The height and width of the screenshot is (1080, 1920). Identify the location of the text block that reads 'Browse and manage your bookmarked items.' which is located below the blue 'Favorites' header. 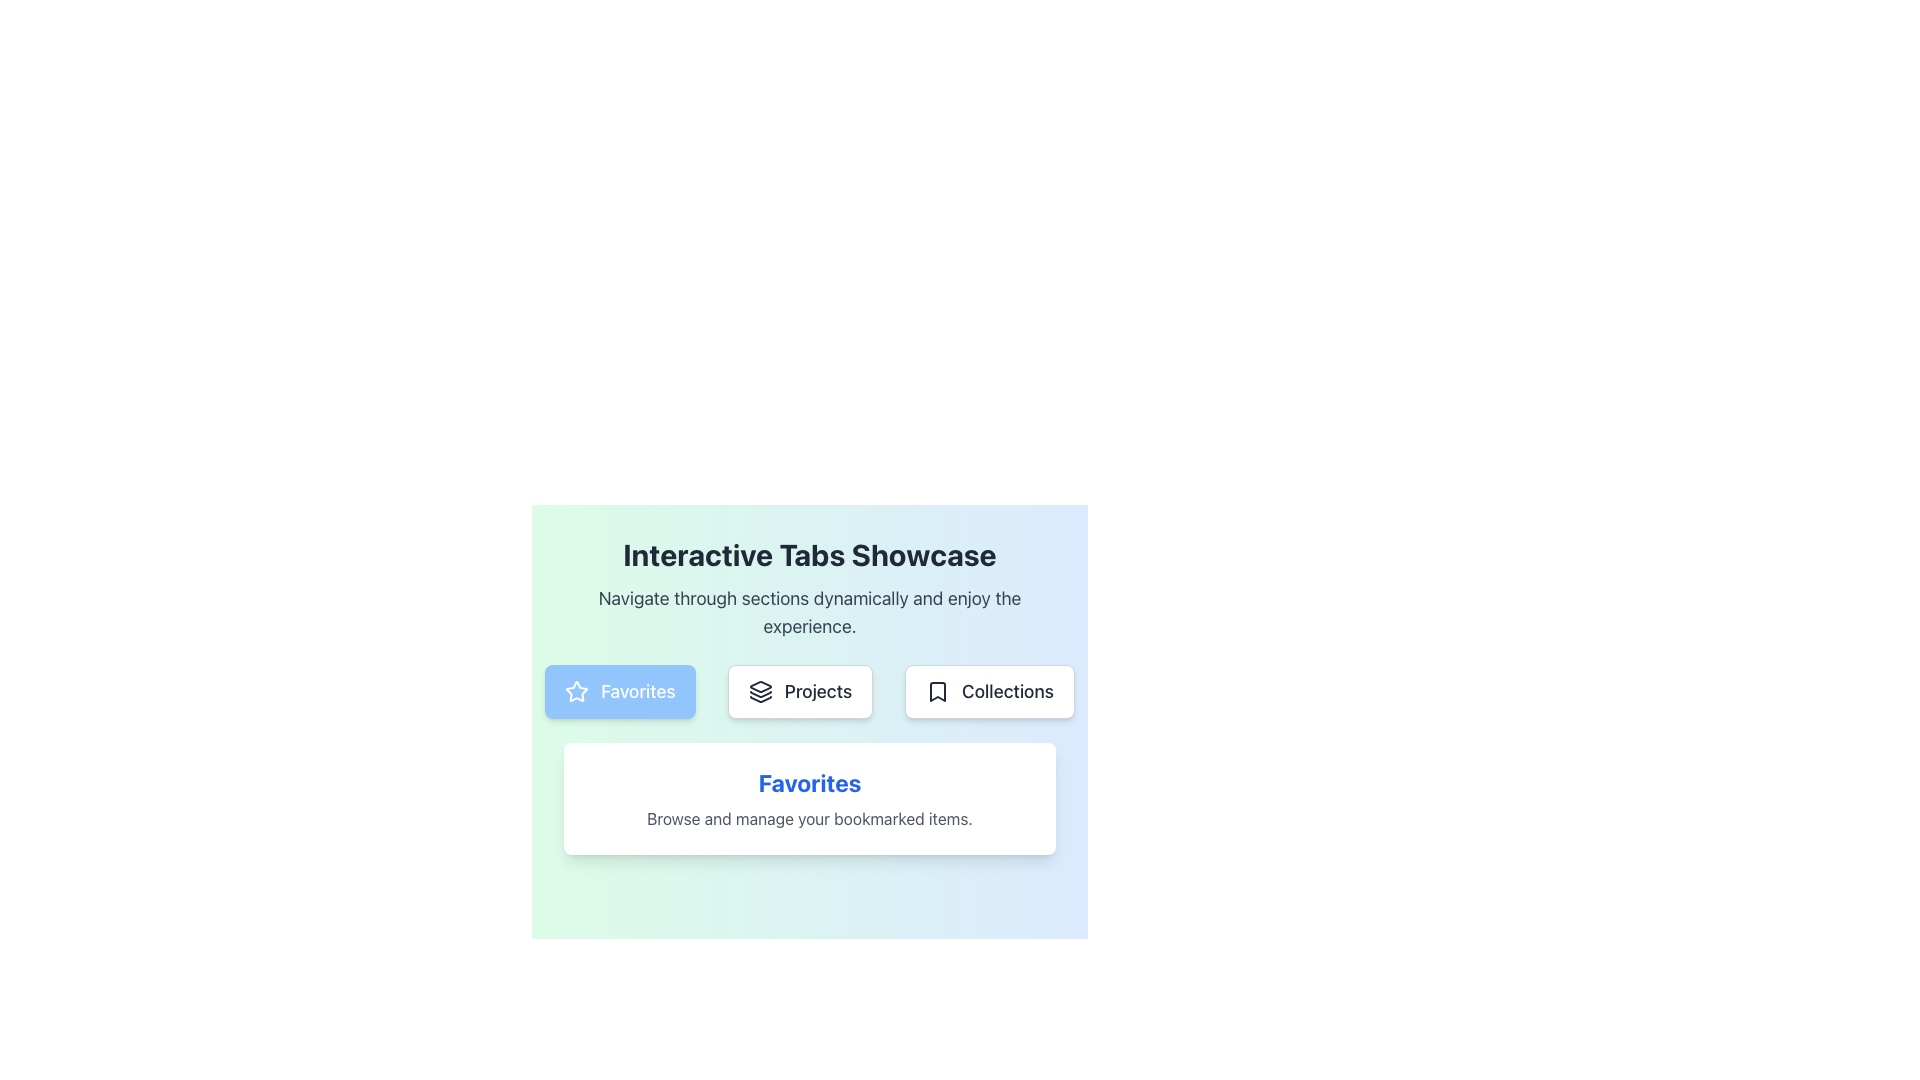
(810, 818).